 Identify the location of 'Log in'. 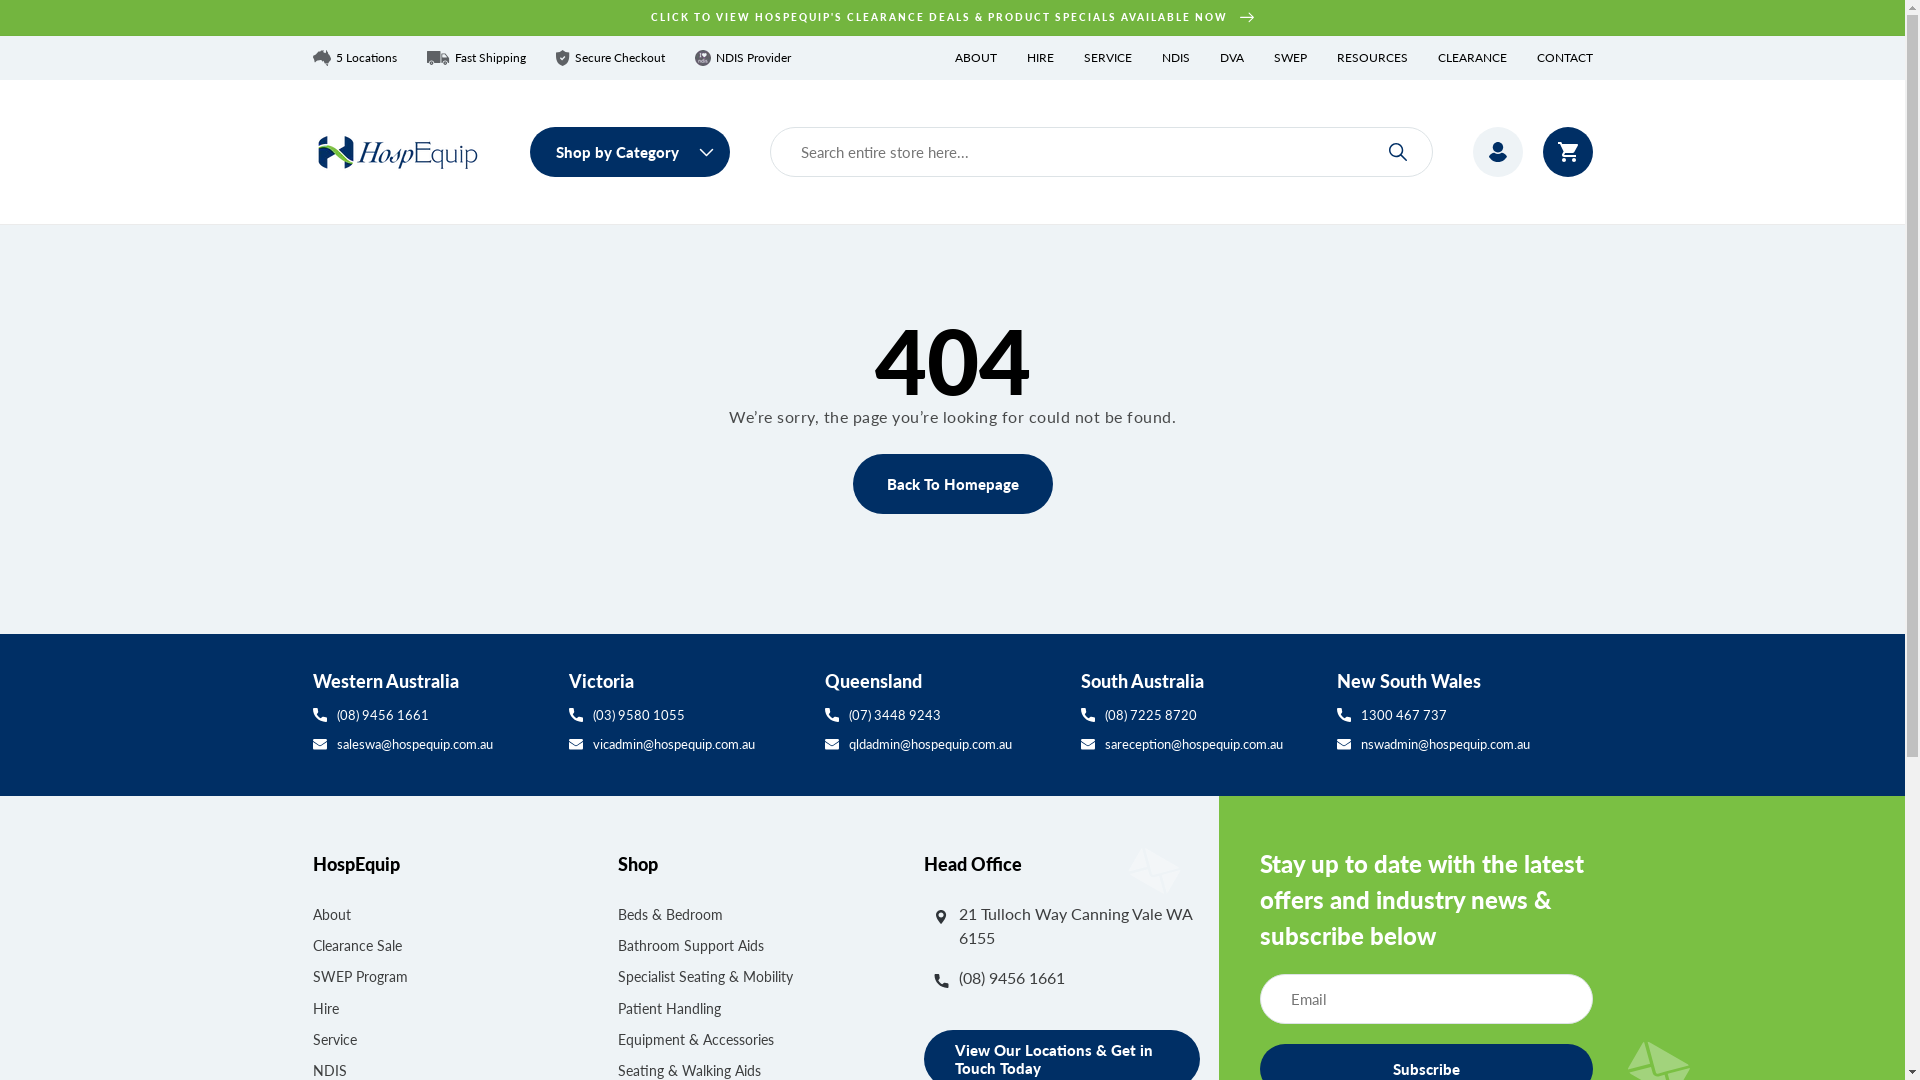
(1497, 150).